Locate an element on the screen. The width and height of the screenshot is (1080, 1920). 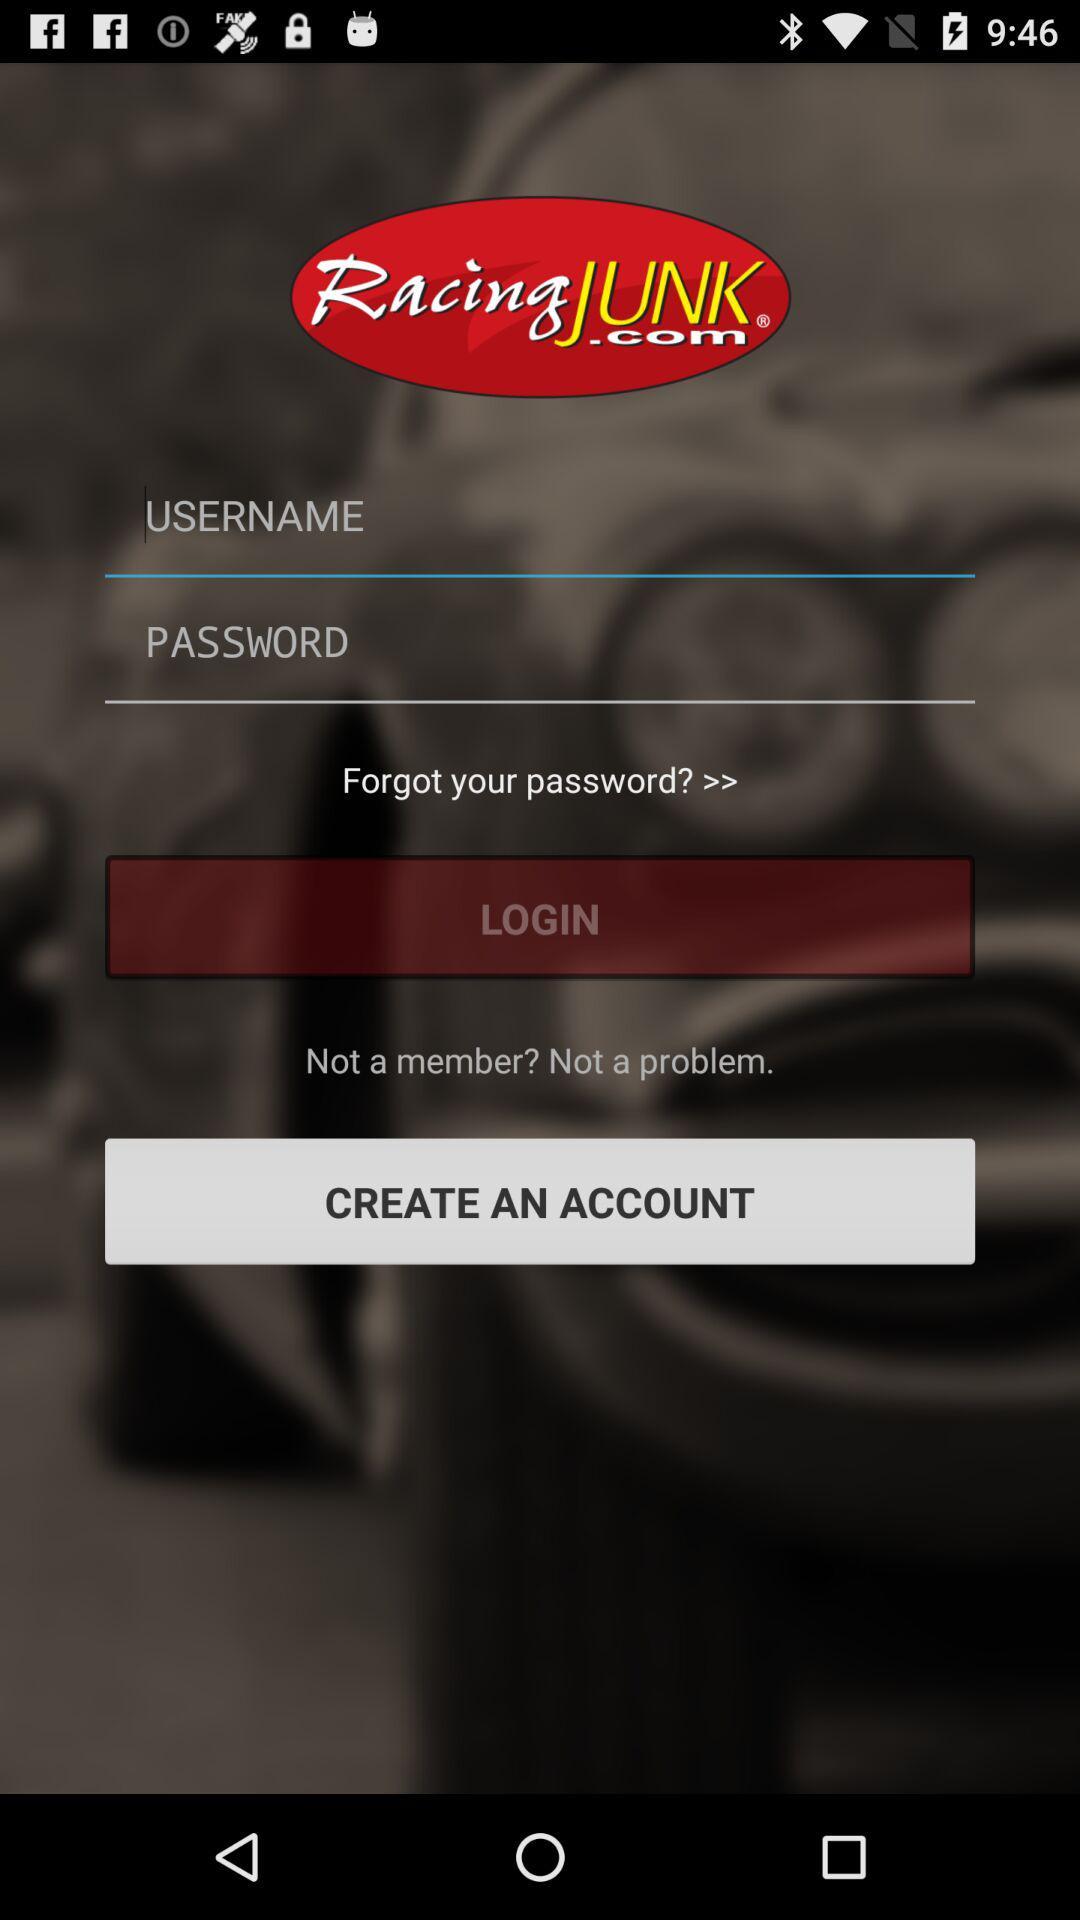
create an account is located at coordinates (540, 1200).